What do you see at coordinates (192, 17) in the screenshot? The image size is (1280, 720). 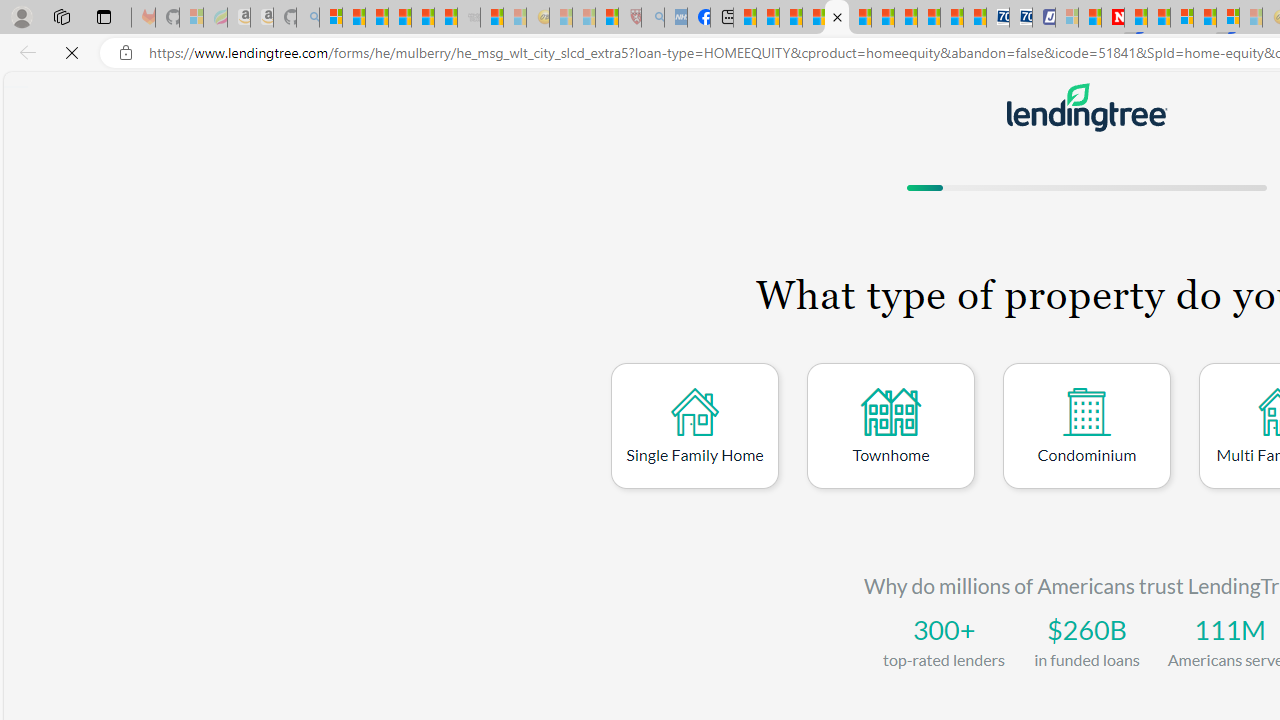 I see `'Microsoft-Report a Concern to Bing - Sleeping'` at bounding box center [192, 17].